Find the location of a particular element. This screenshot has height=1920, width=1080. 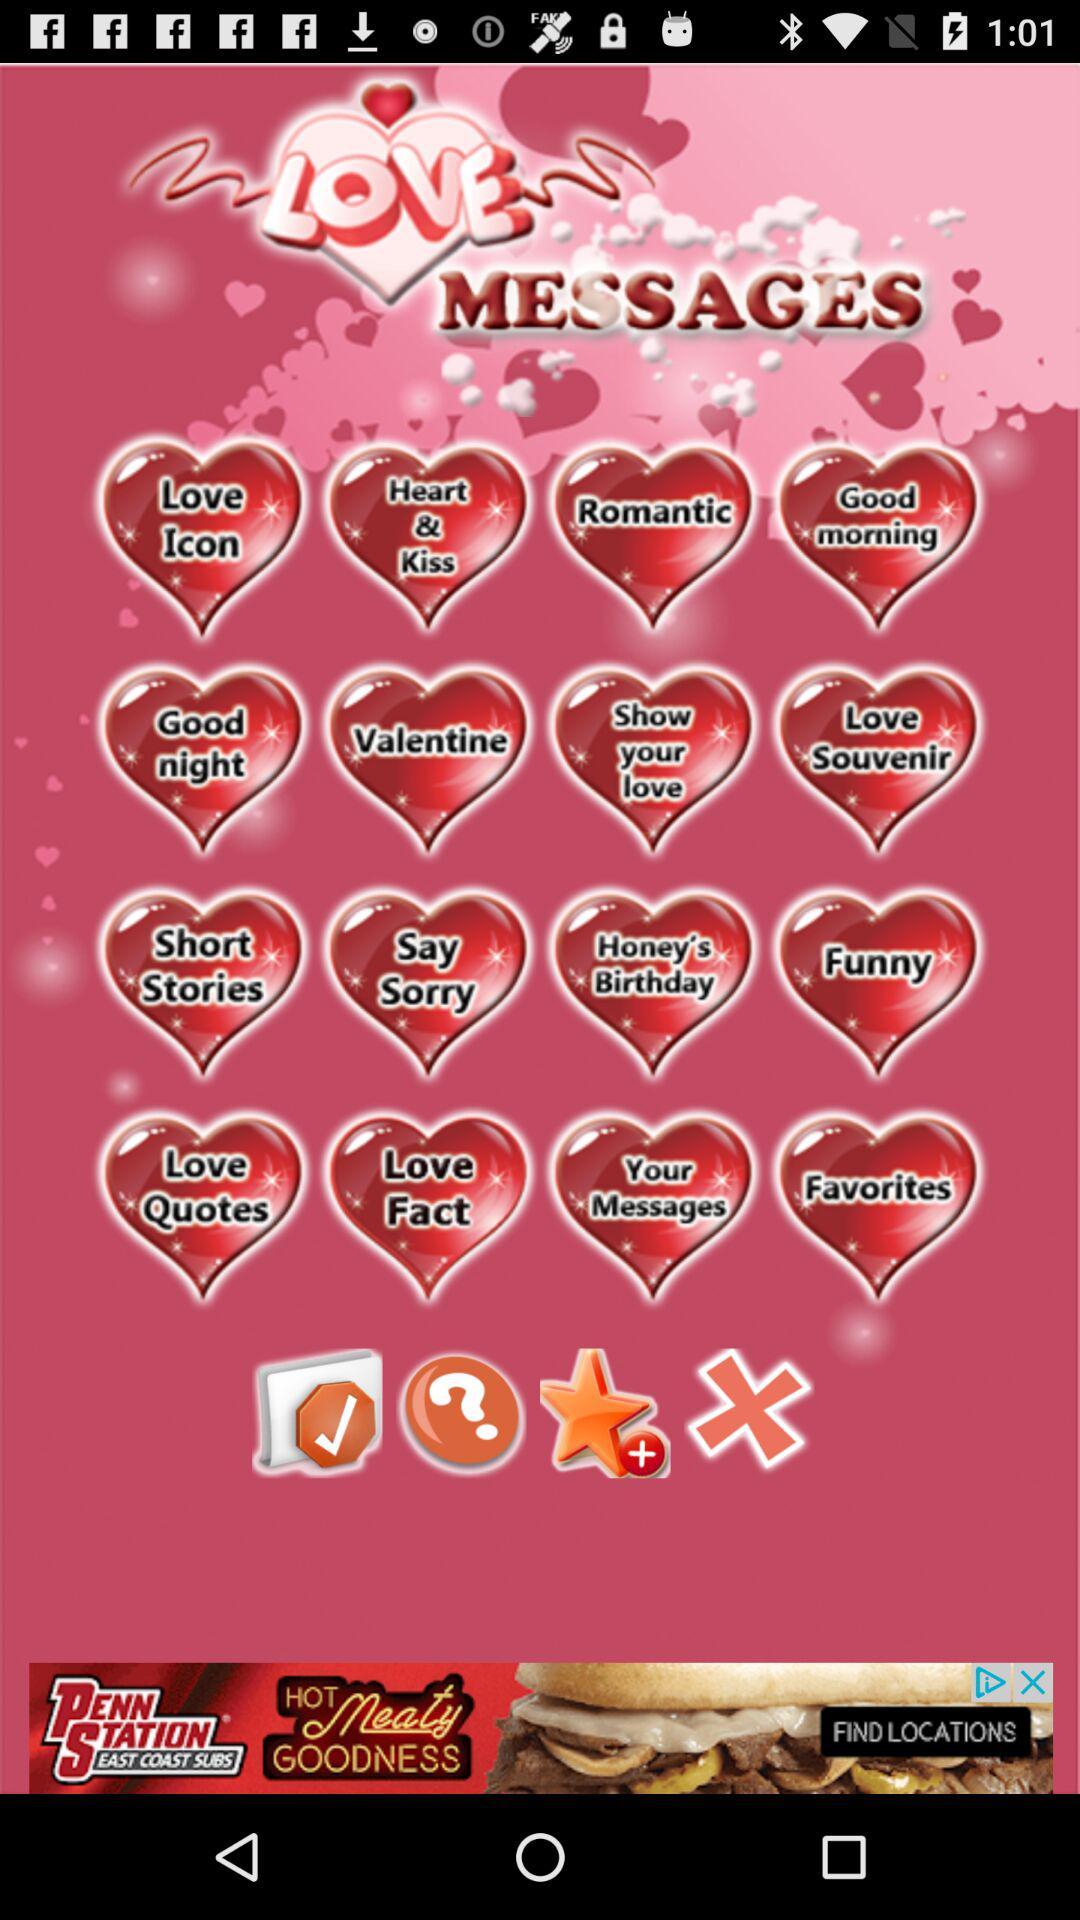

advertisement bar is located at coordinates (540, 1727).